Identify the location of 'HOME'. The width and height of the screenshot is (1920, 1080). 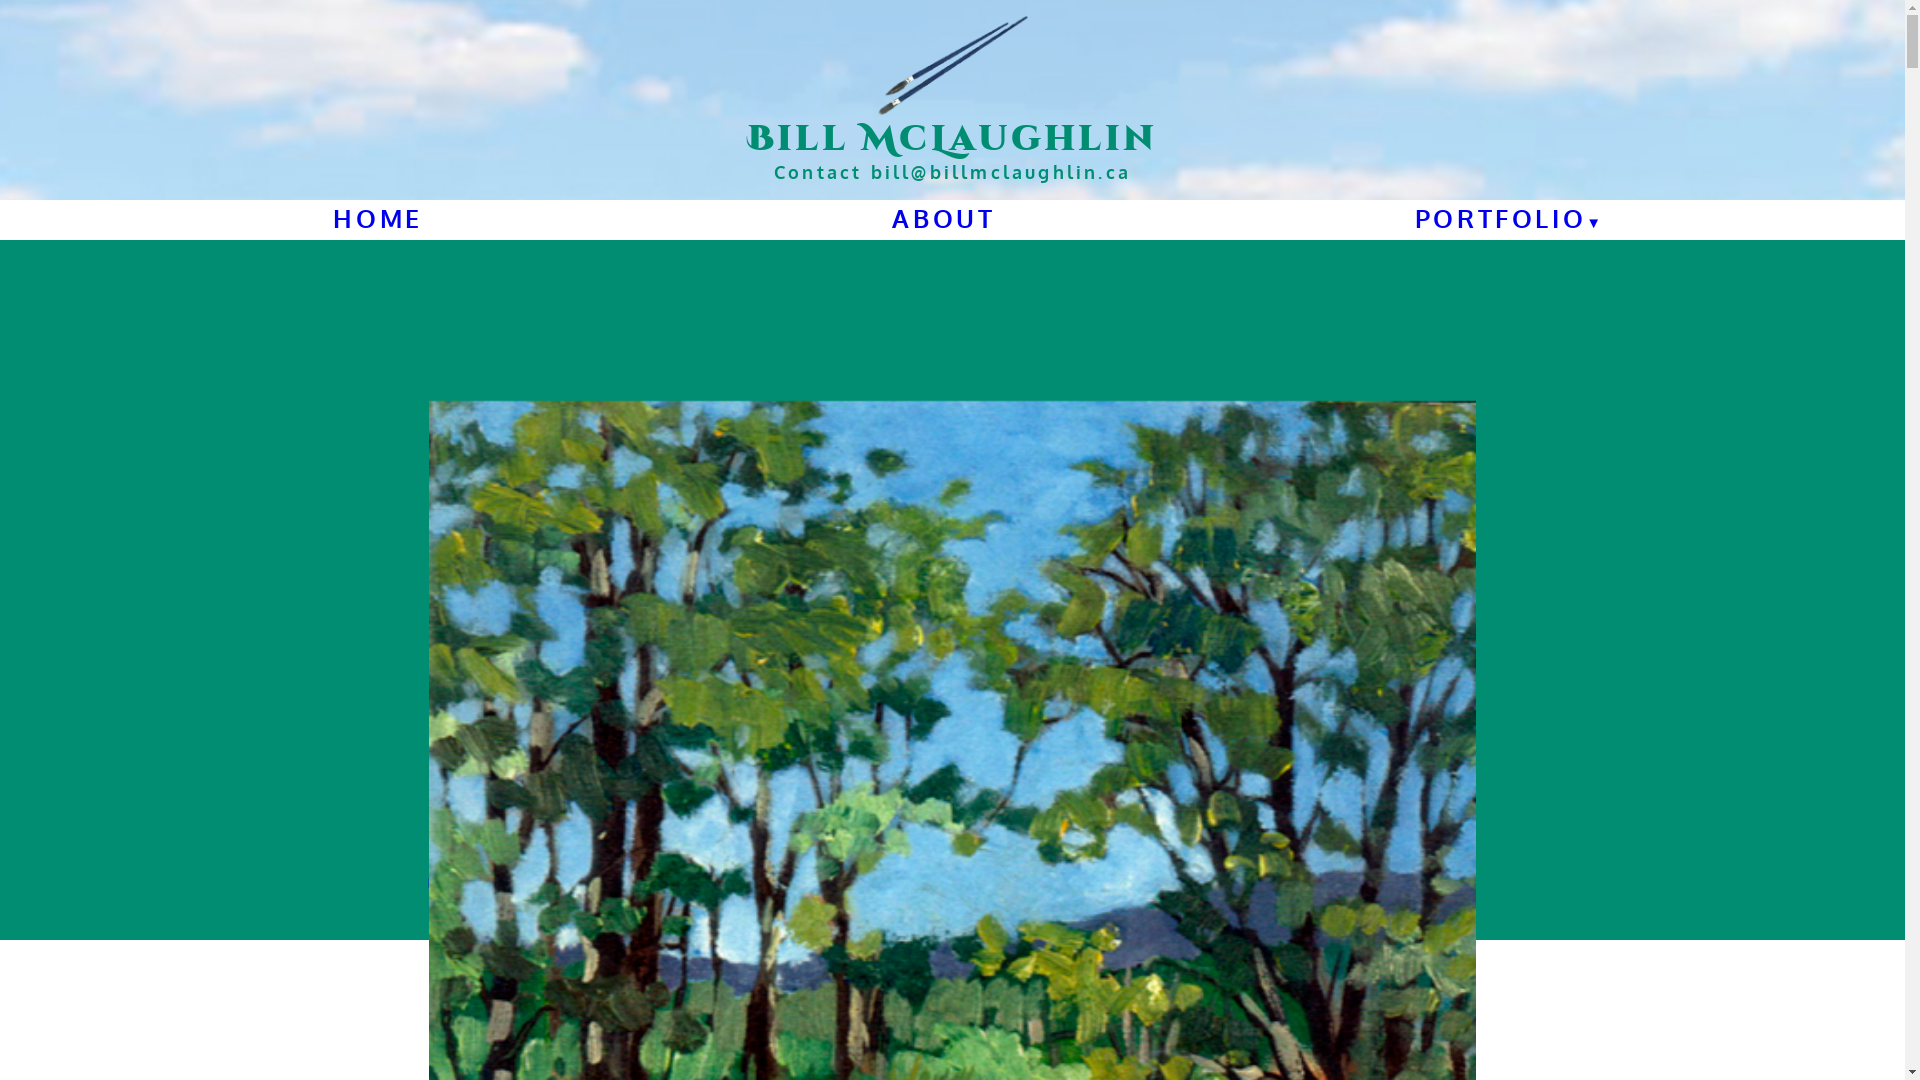
(378, 218).